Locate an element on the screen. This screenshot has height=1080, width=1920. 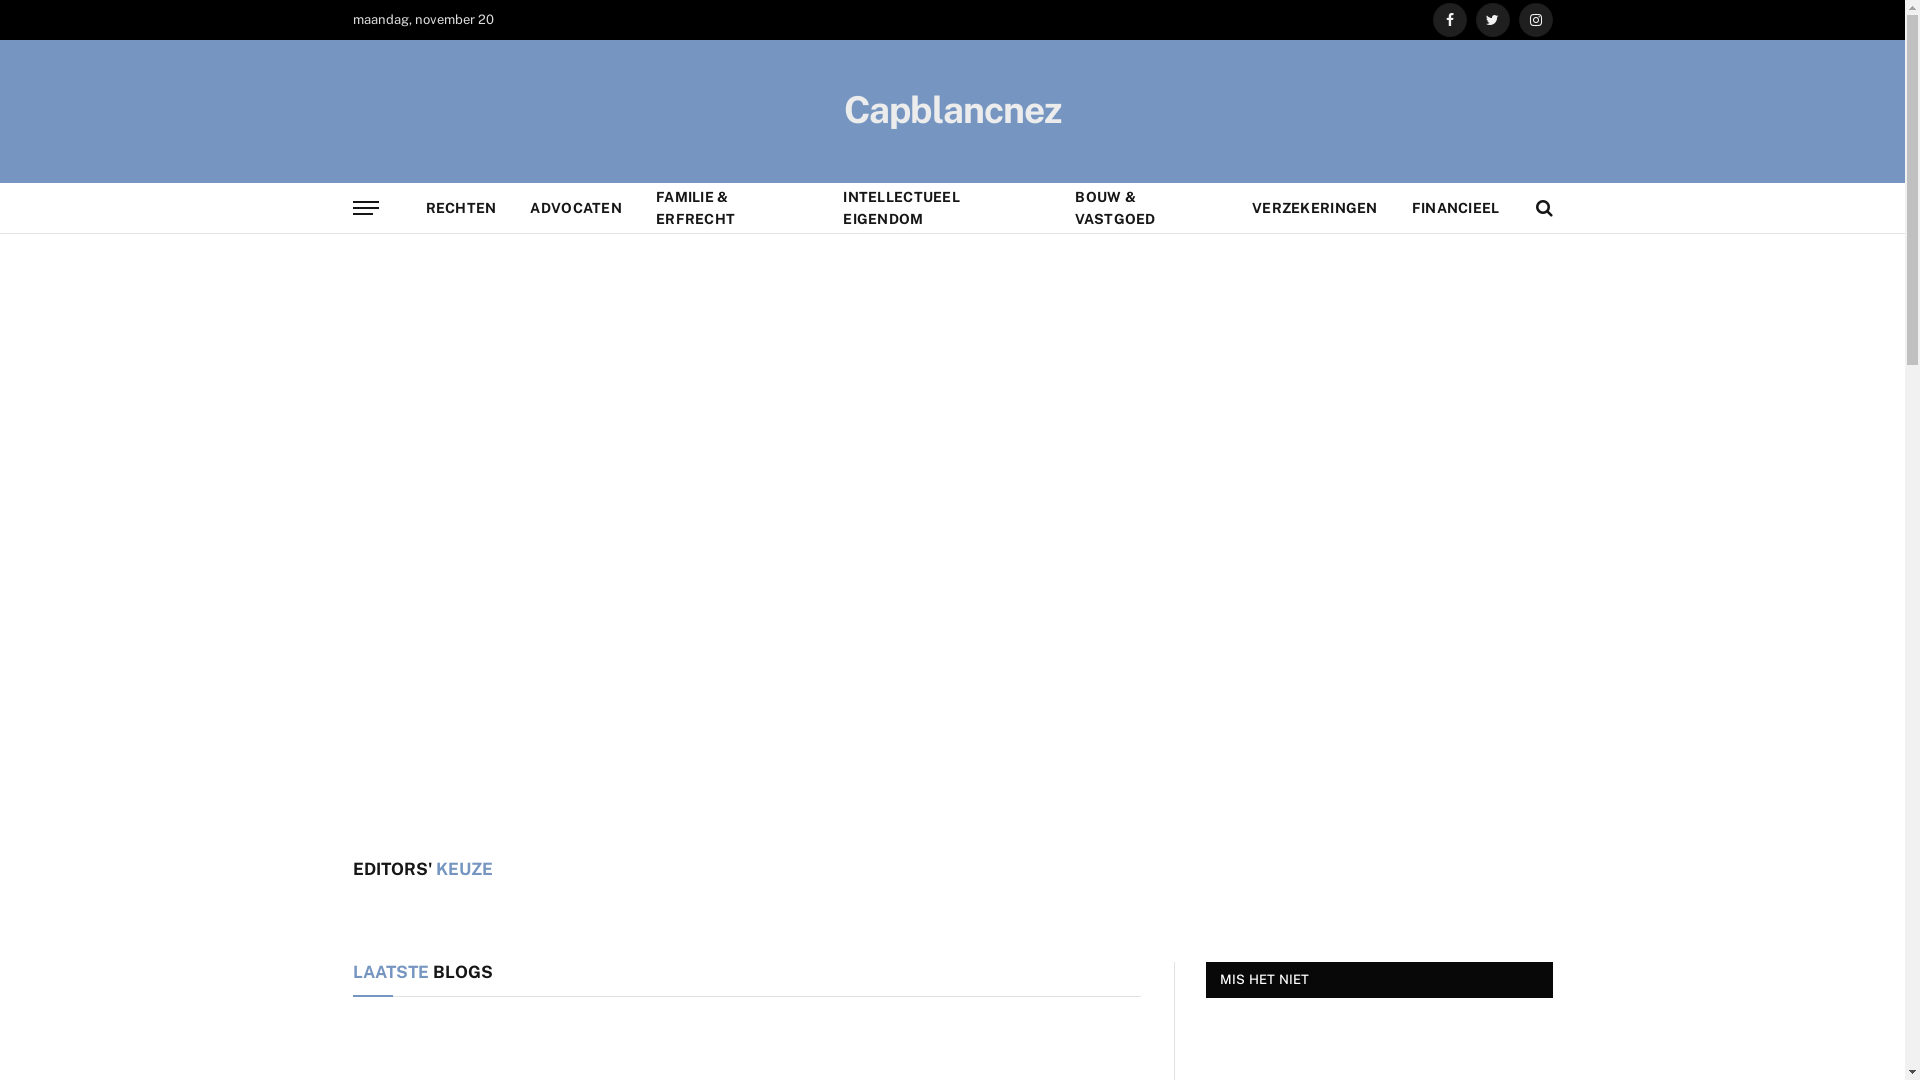
'Twitter' is located at coordinates (1476, 19).